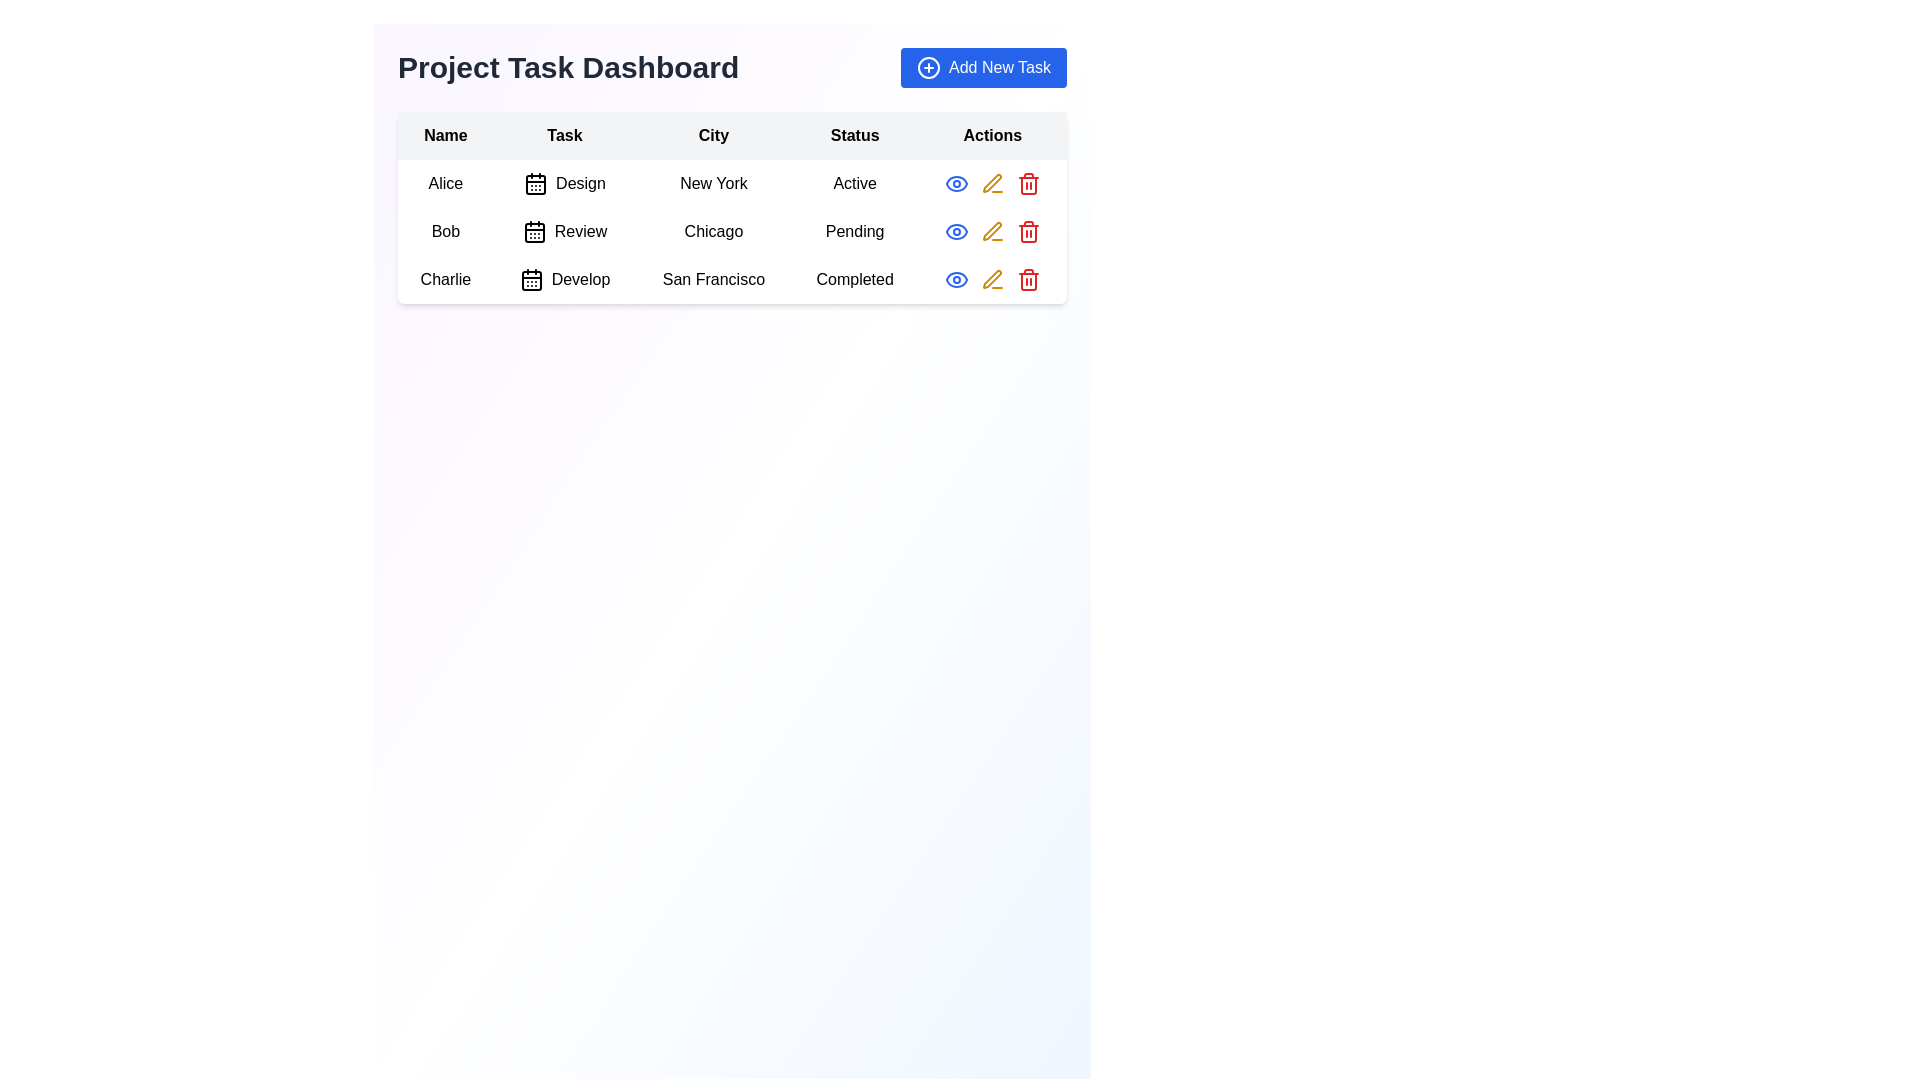  Describe the element at coordinates (1028, 185) in the screenshot. I see `the red trash bin icon in the 'Actions' column for the row corresponding to 'Bob'` at that location.